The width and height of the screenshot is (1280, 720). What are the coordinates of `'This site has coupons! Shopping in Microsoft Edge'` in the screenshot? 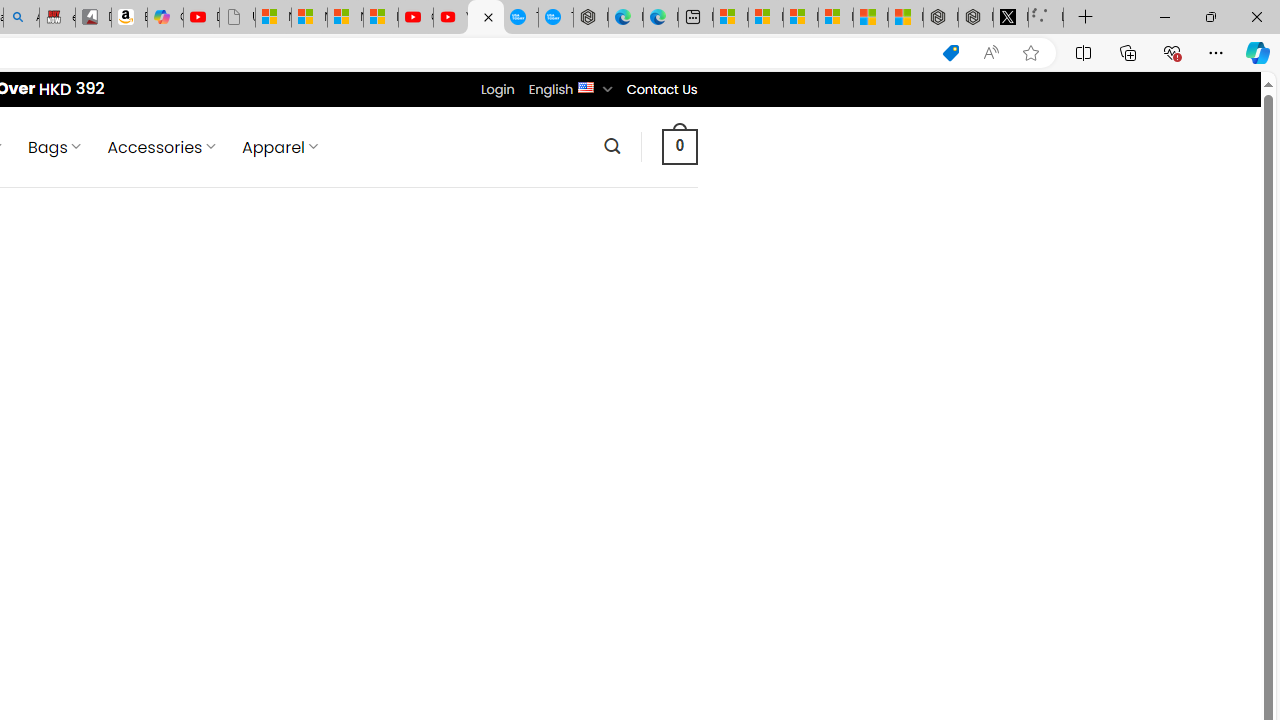 It's located at (950, 52).